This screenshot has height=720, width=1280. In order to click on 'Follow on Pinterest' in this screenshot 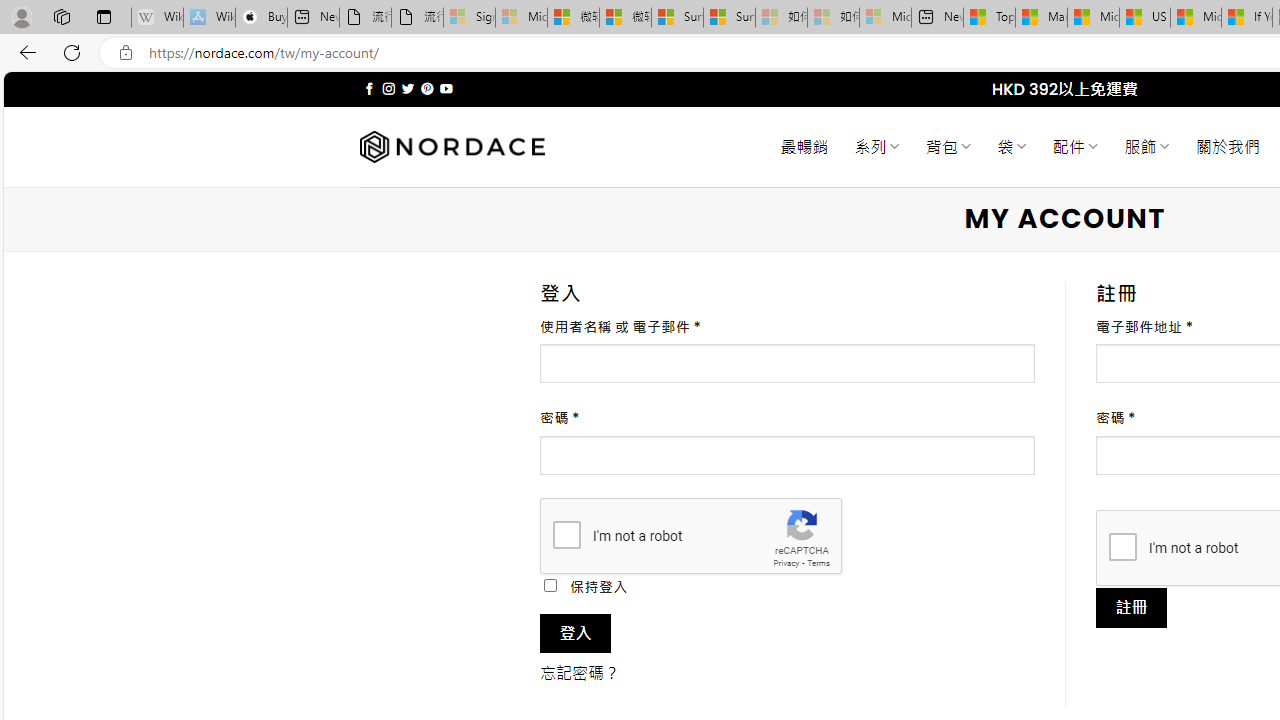, I will do `click(426, 88)`.